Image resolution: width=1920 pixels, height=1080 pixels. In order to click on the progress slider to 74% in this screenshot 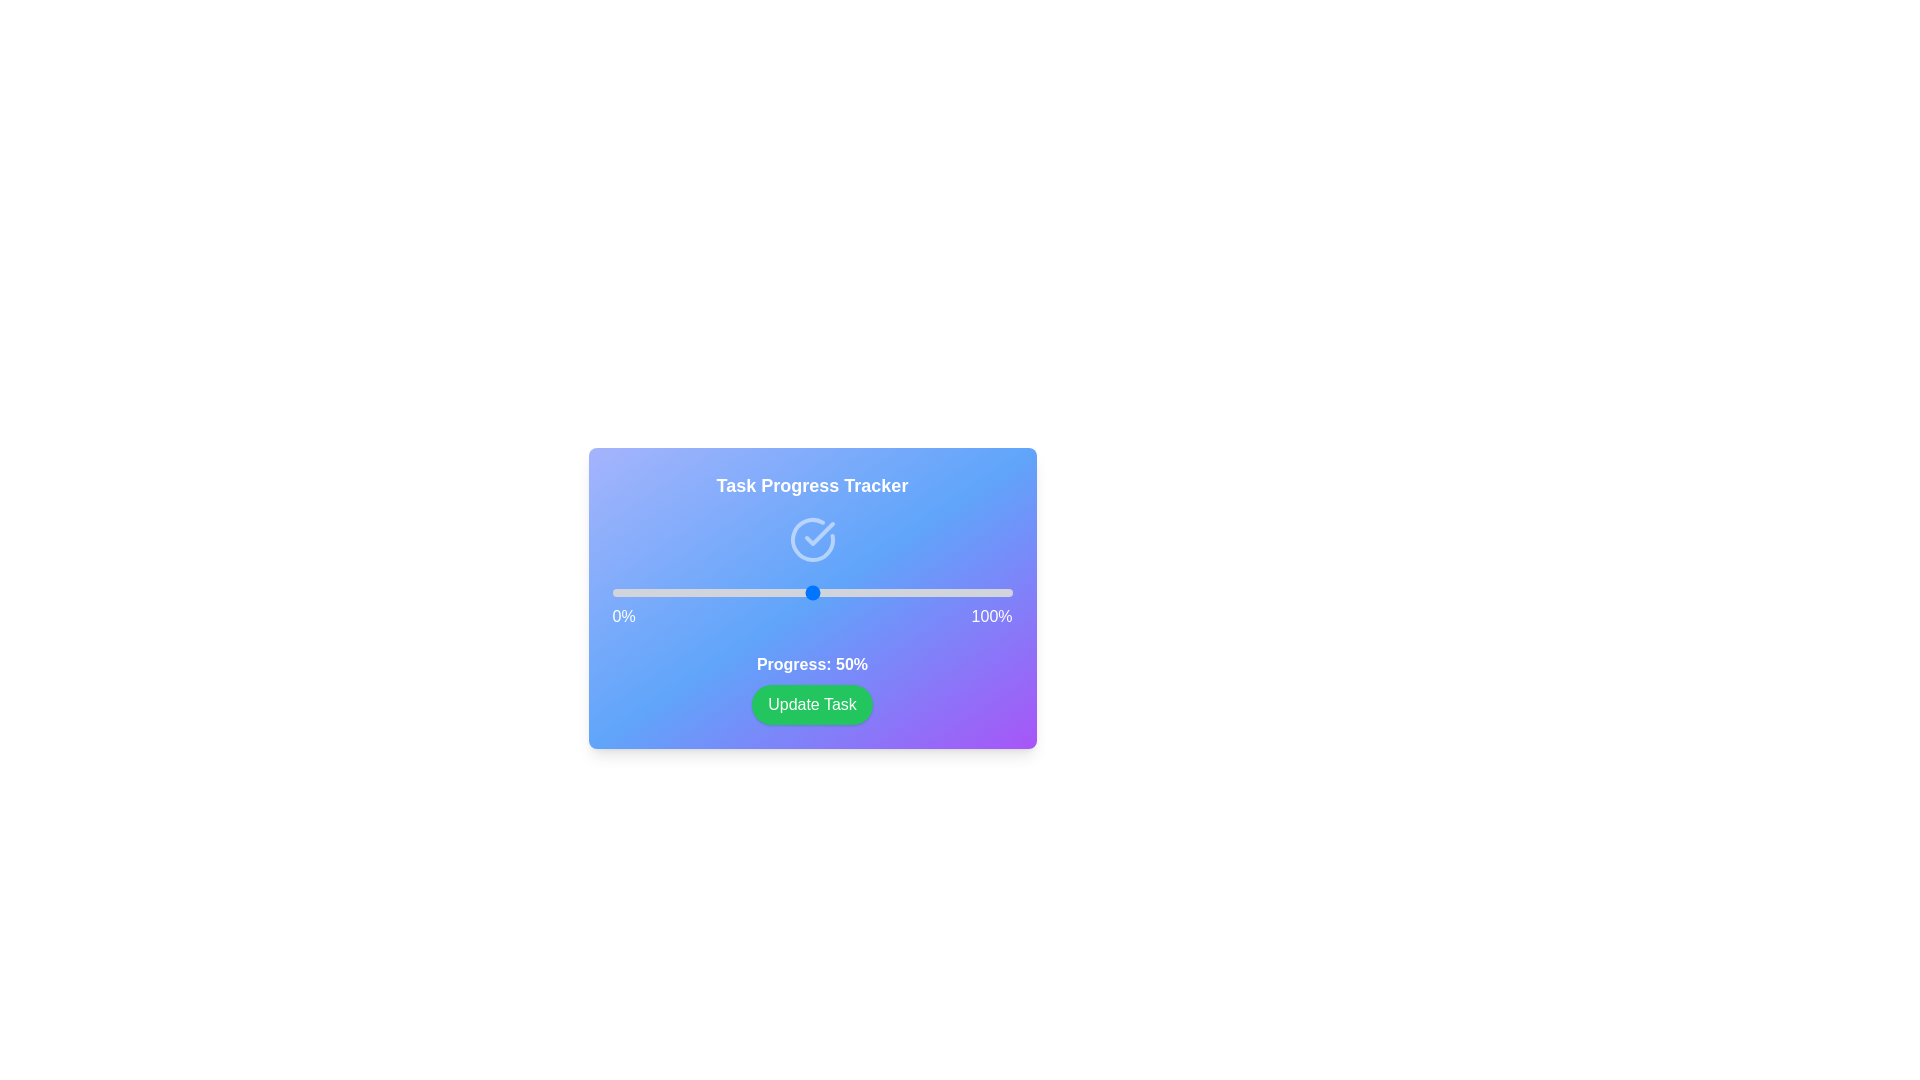, I will do `click(907, 592)`.